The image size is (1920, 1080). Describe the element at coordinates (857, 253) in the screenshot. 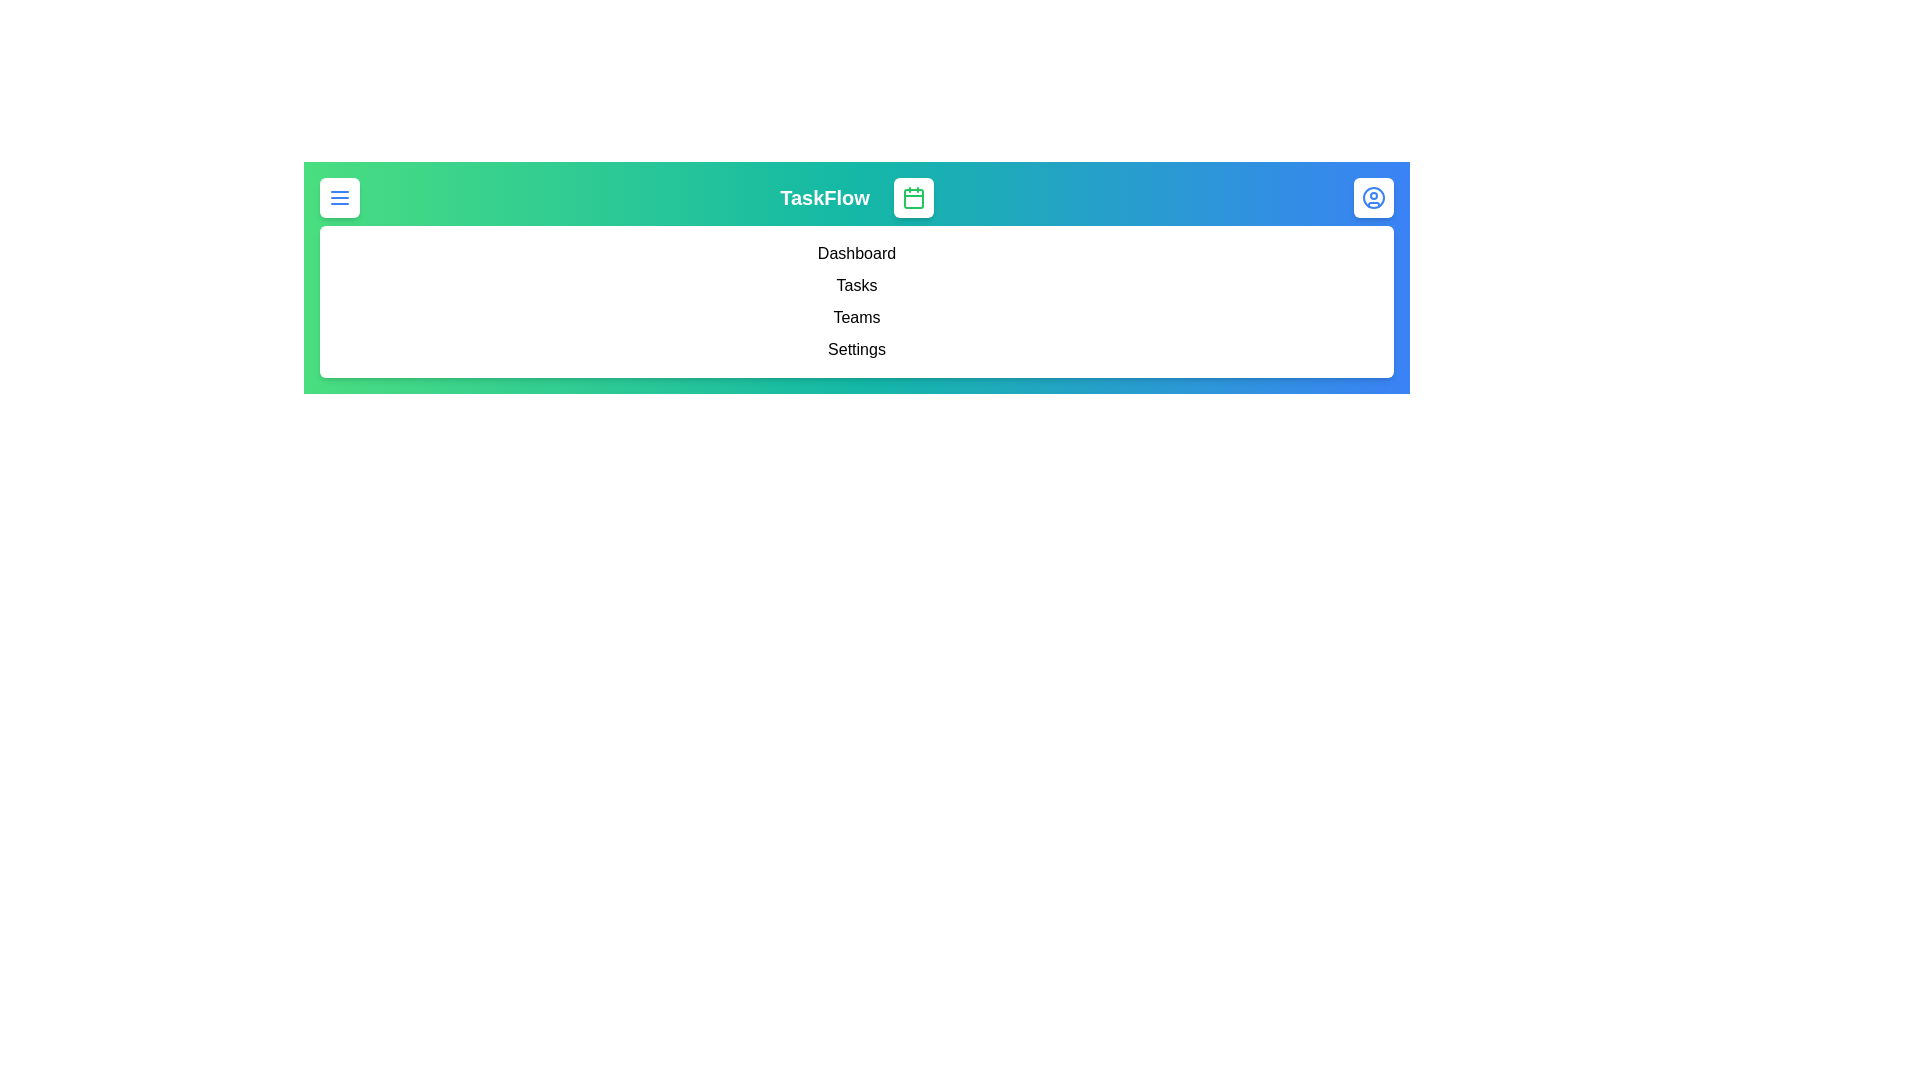

I see `the menu item Dashboard to navigate to the respective section` at that location.